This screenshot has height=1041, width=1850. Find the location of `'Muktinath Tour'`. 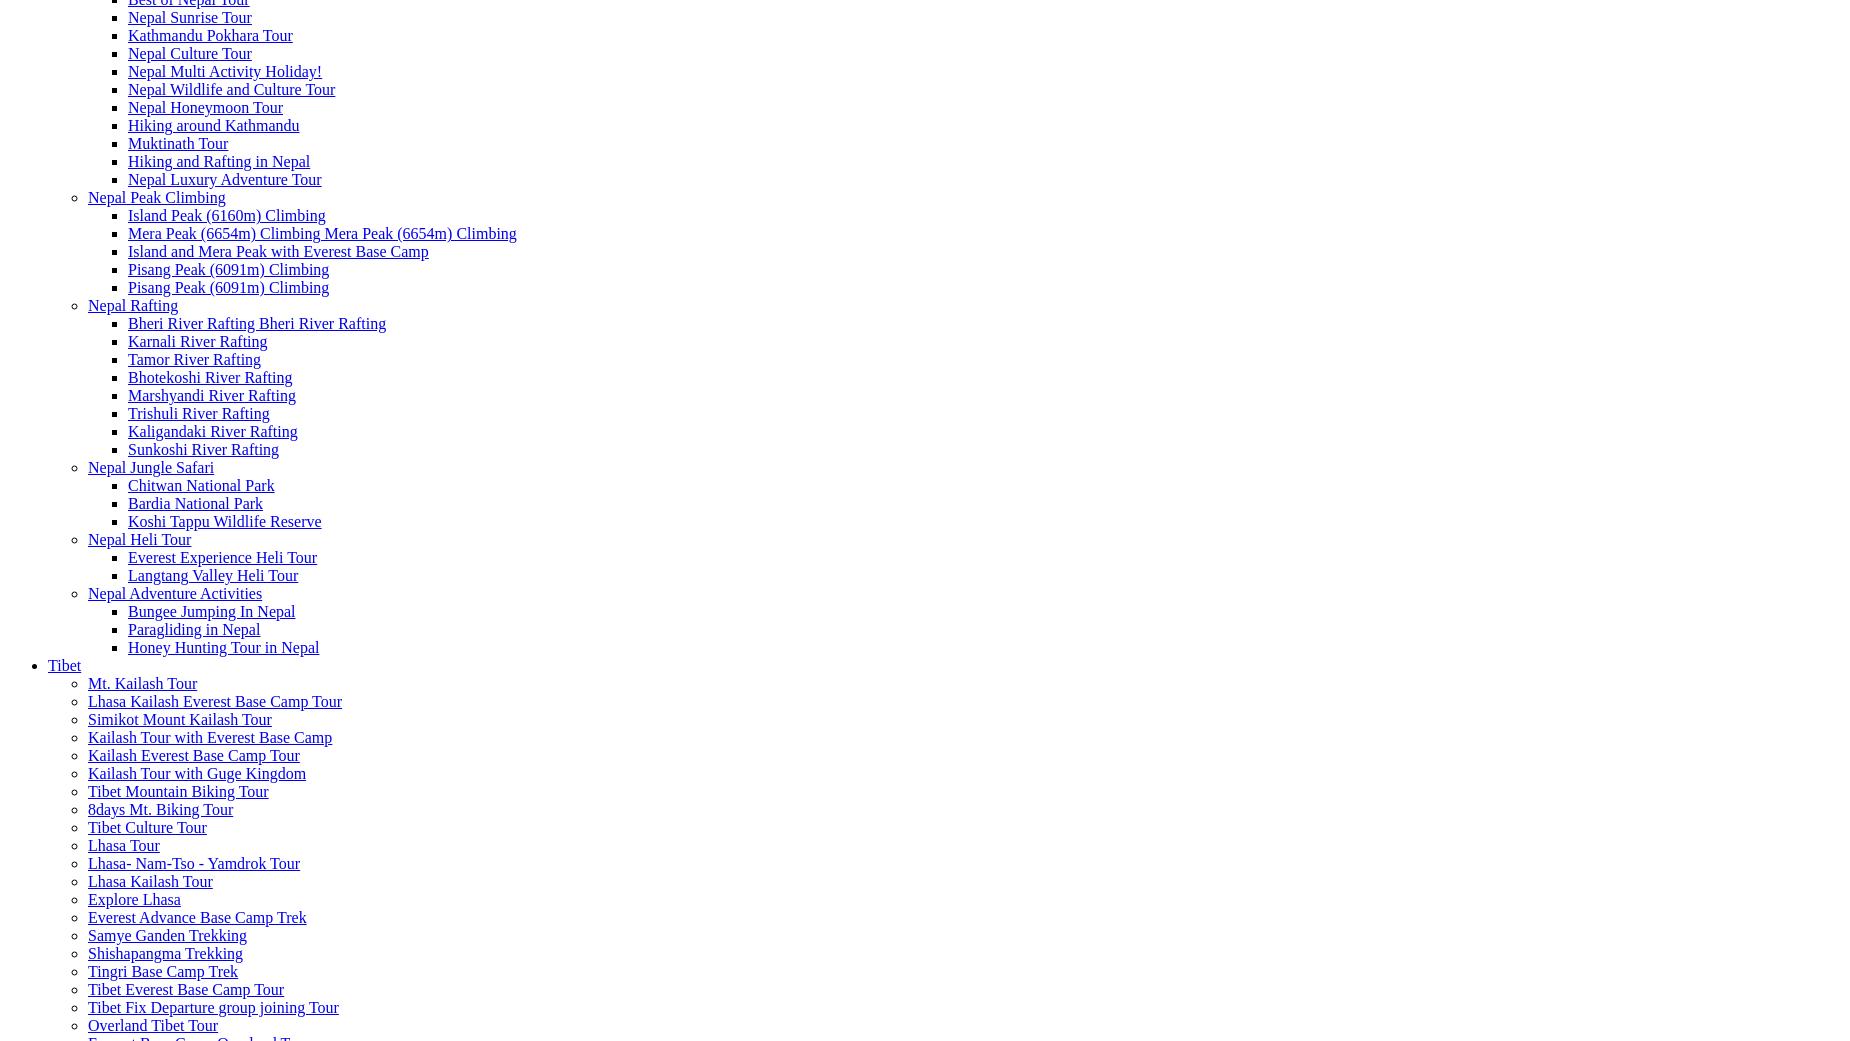

'Muktinath Tour' is located at coordinates (176, 143).